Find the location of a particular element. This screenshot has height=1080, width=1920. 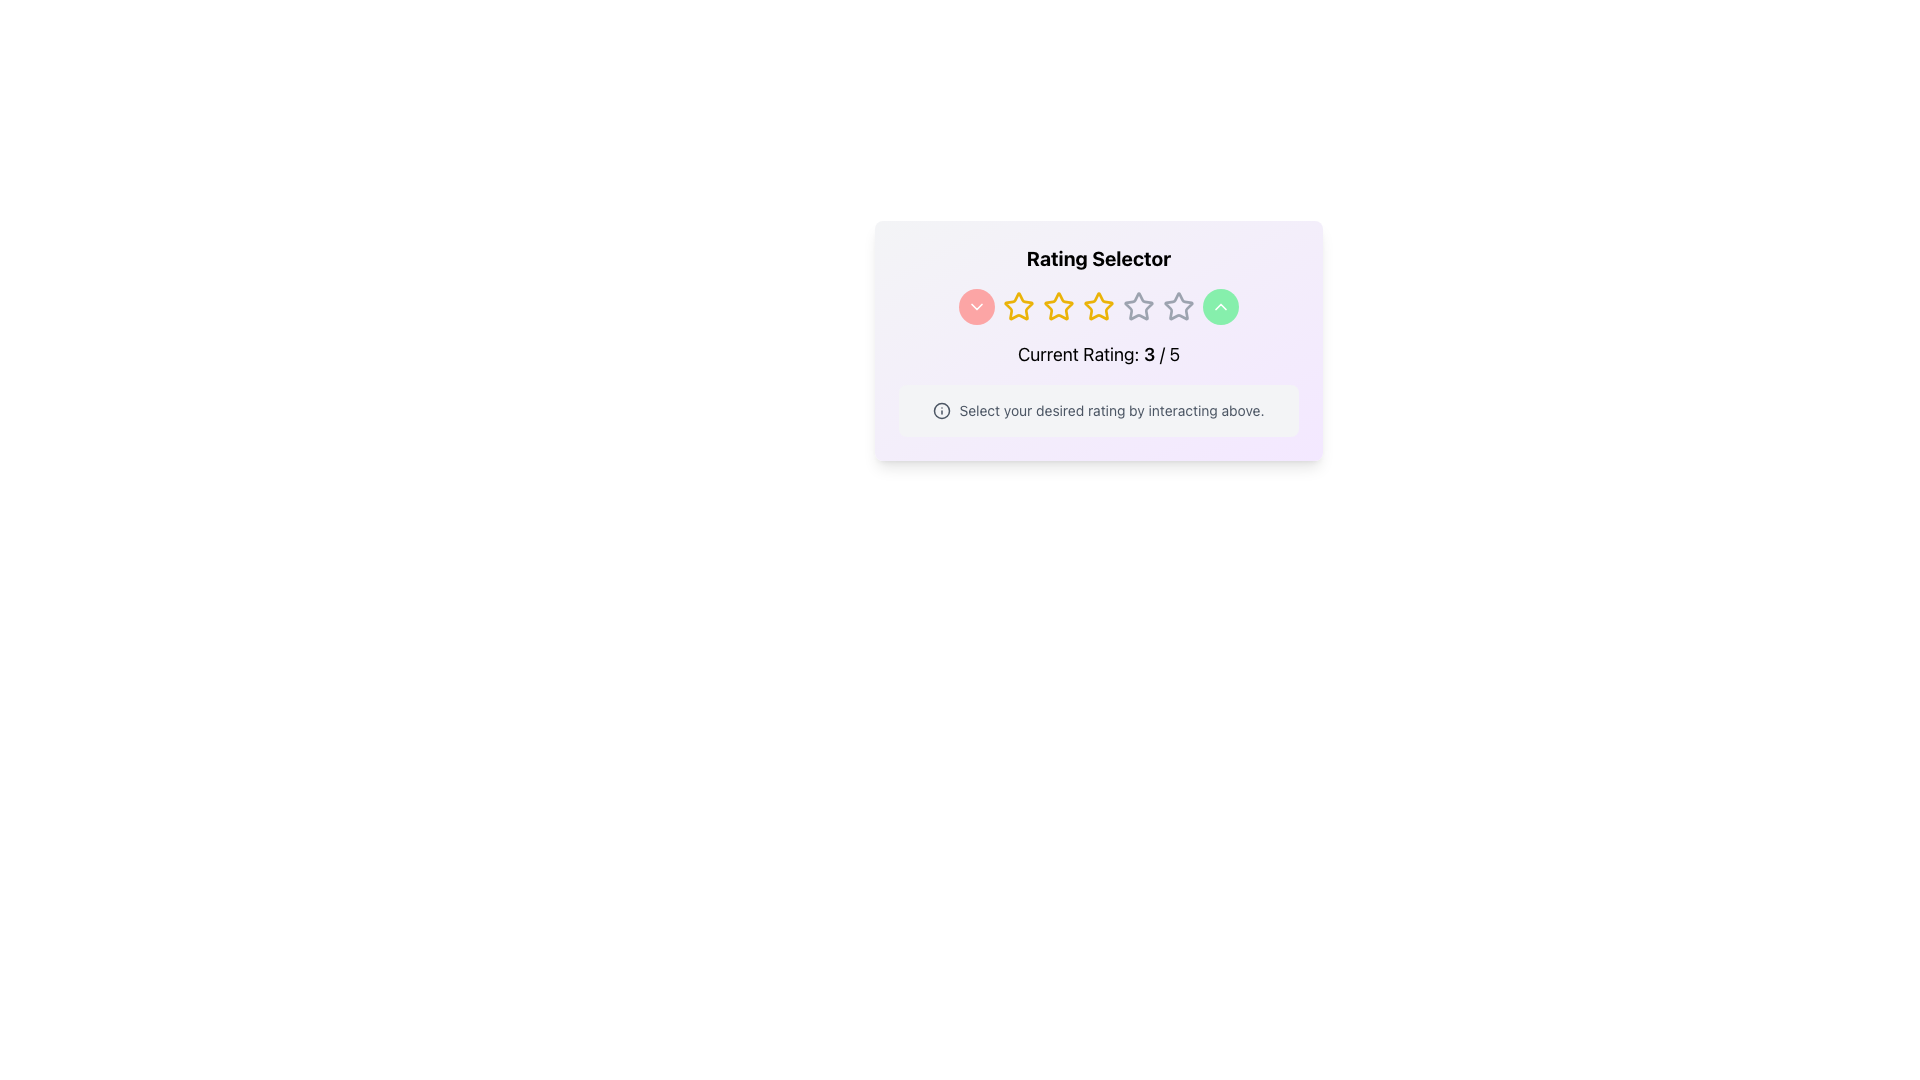

the chevron icon located within the red circular button in the top-left region of the interface, which is positioned to the left of the star icons used for rating is located at coordinates (977, 307).